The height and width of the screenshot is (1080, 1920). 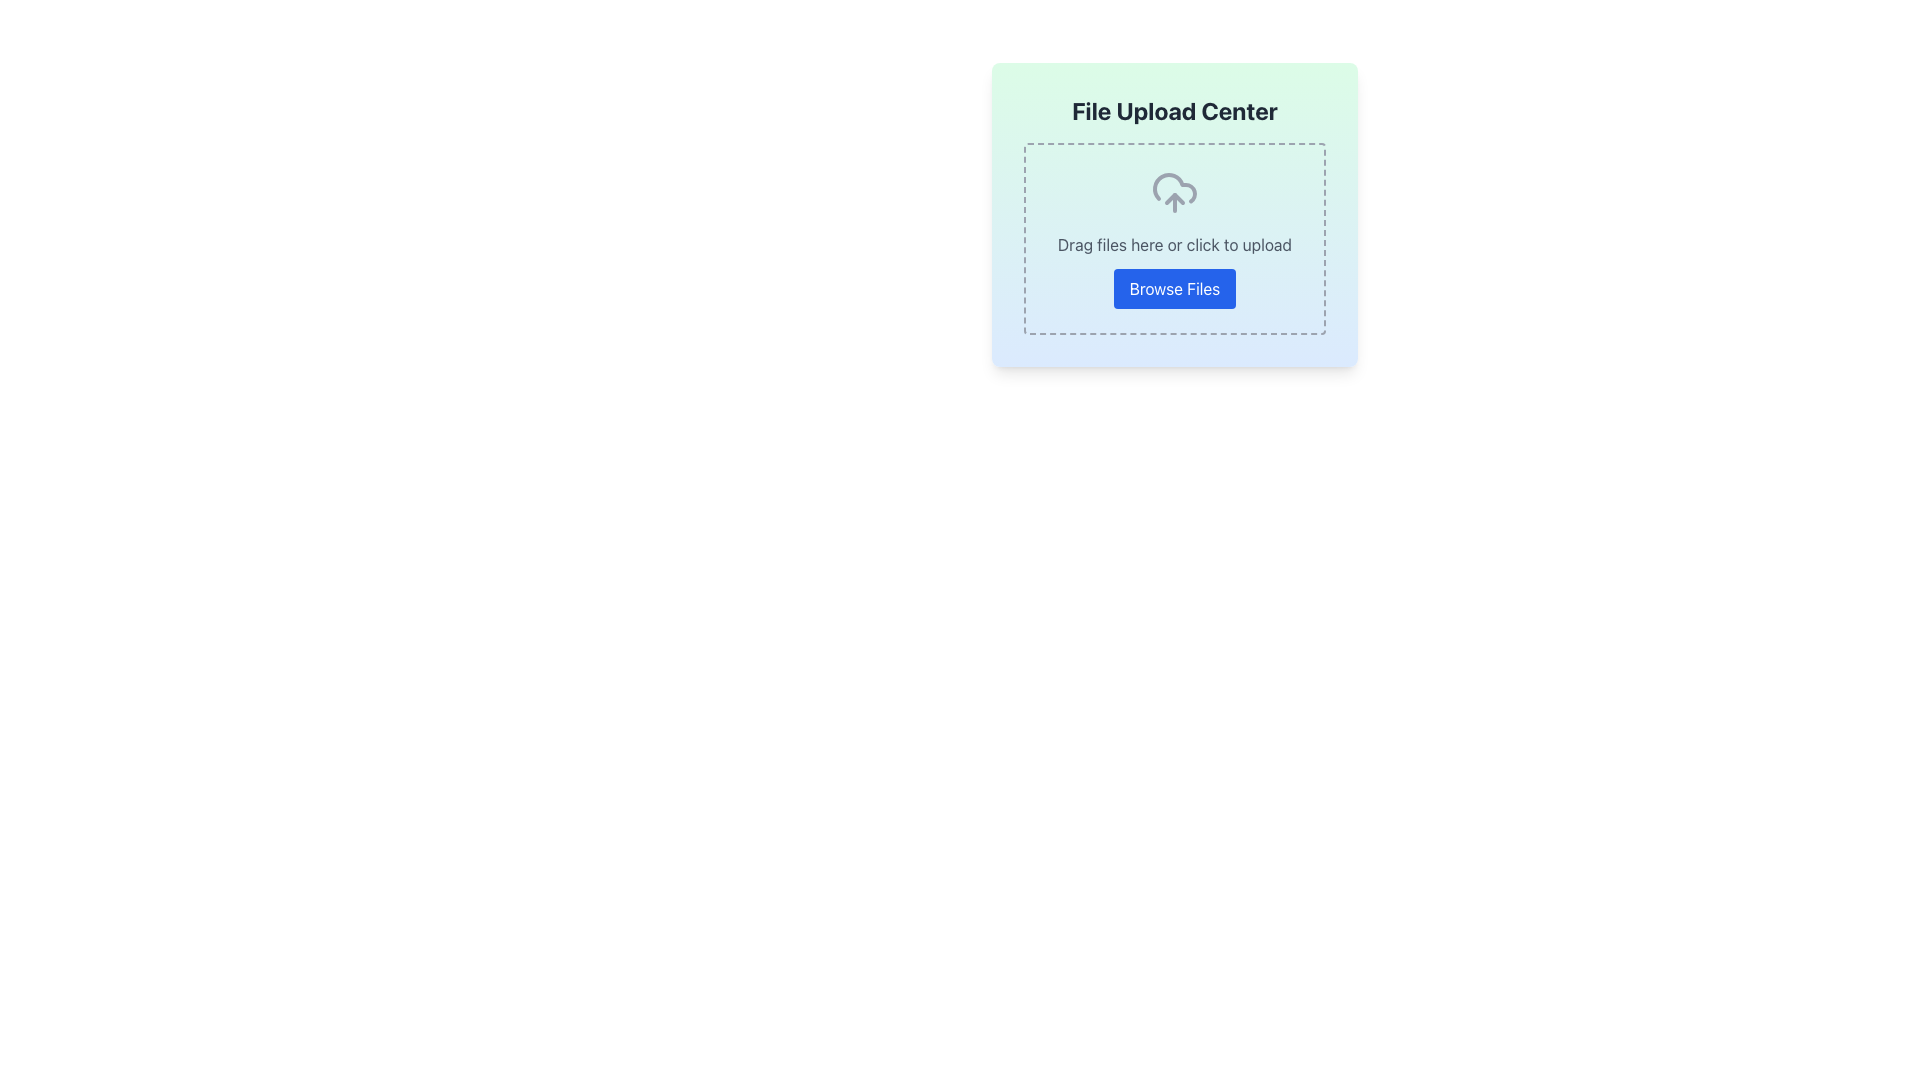 I want to click on text message 'Drag files here or click to upload' displayed in gray color within the bordered box with a dashed gray outline, so click(x=1175, y=244).